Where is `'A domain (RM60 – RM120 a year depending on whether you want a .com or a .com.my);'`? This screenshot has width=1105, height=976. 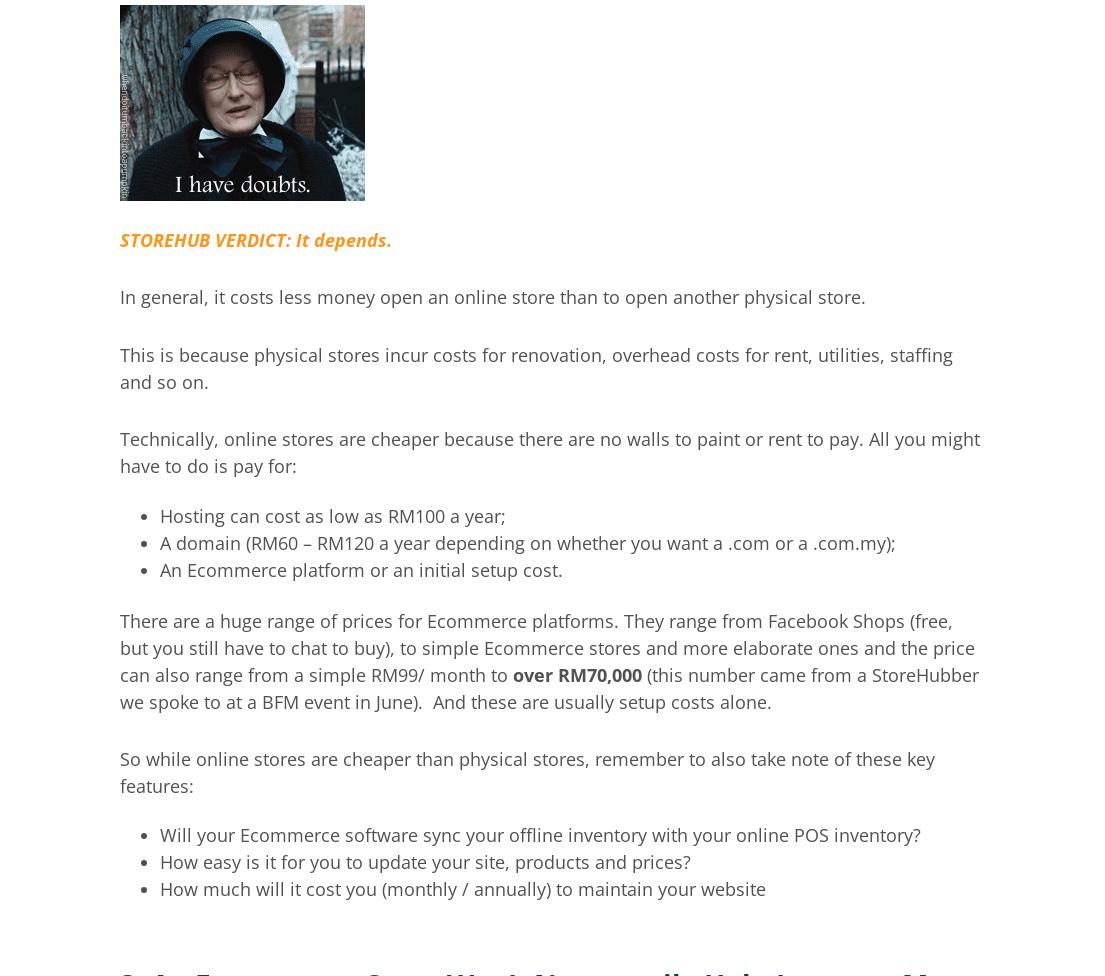 'A domain (RM60 – RM120 a year depending on whether you want a .com or a .com.my);' is located at coordinates (526, 541).